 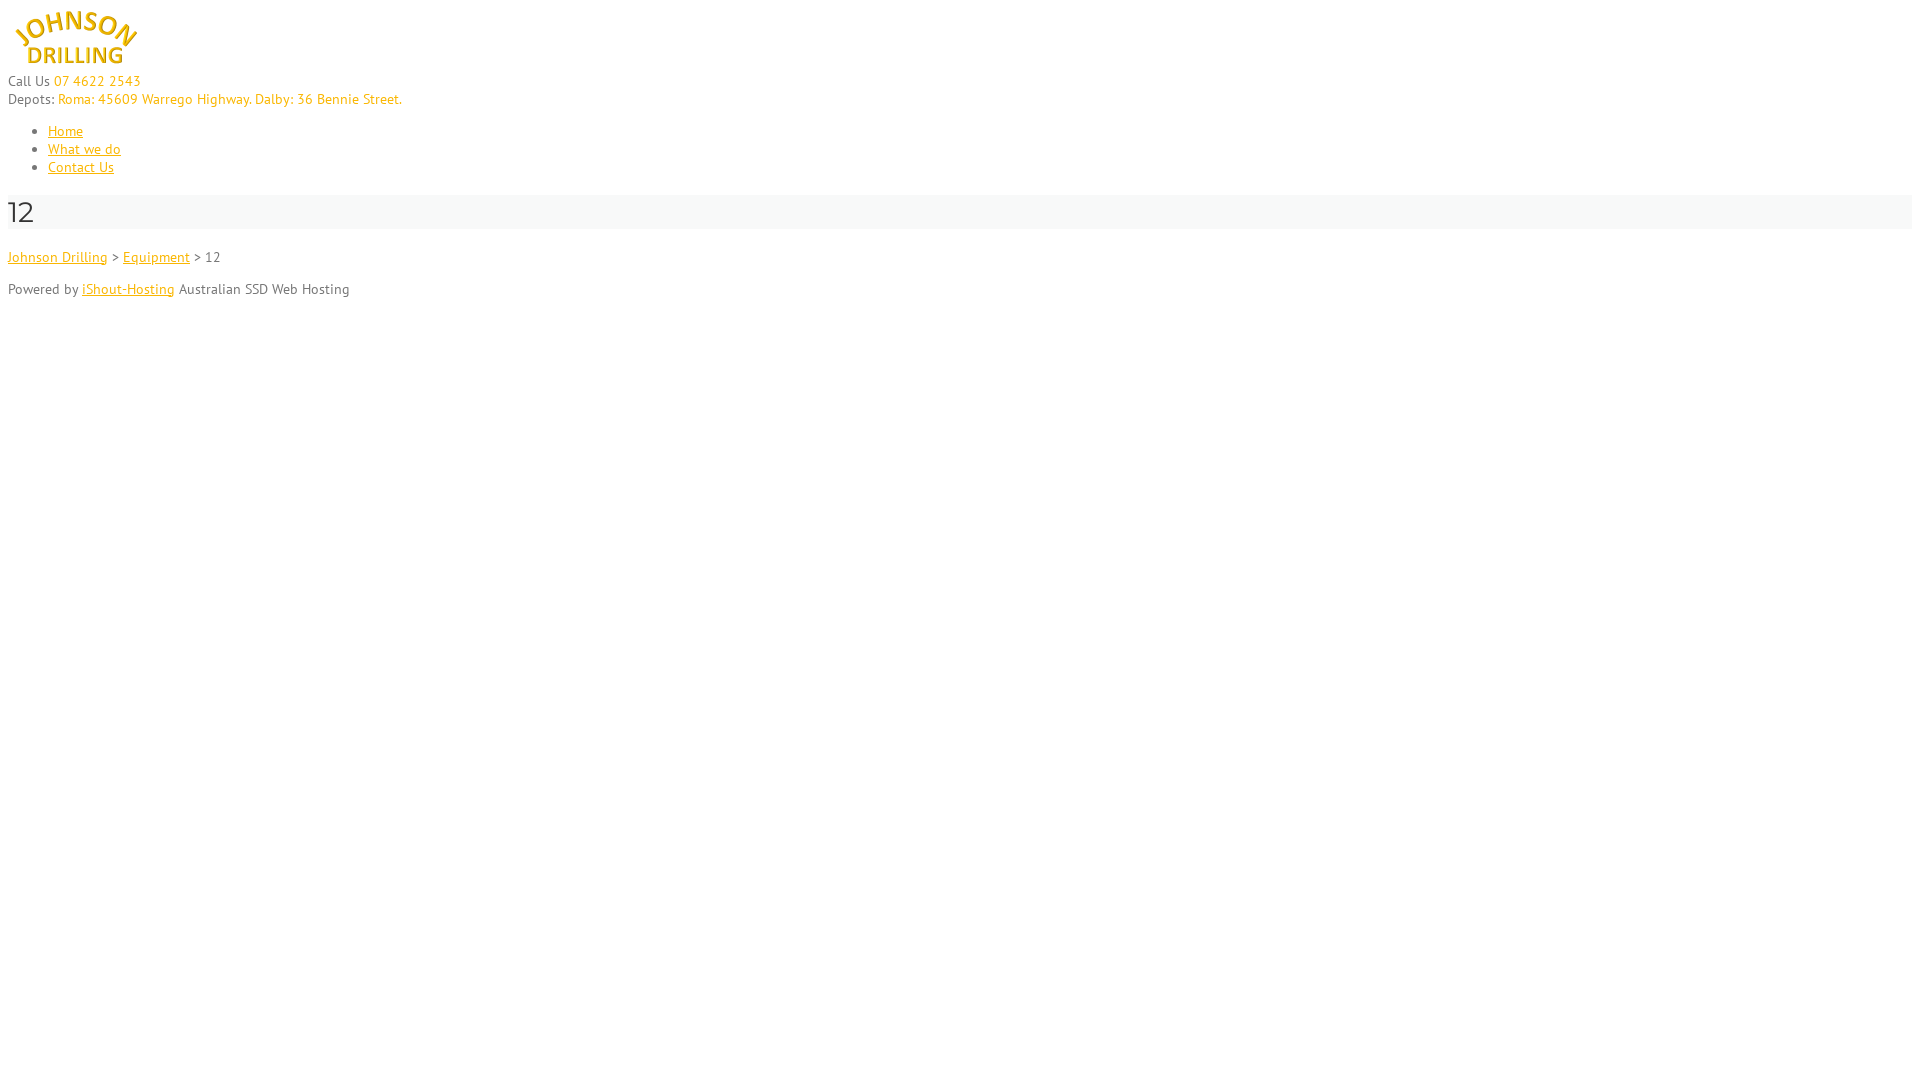 I want to click on 'iShout-Hosting', so click(x=127, y=289).